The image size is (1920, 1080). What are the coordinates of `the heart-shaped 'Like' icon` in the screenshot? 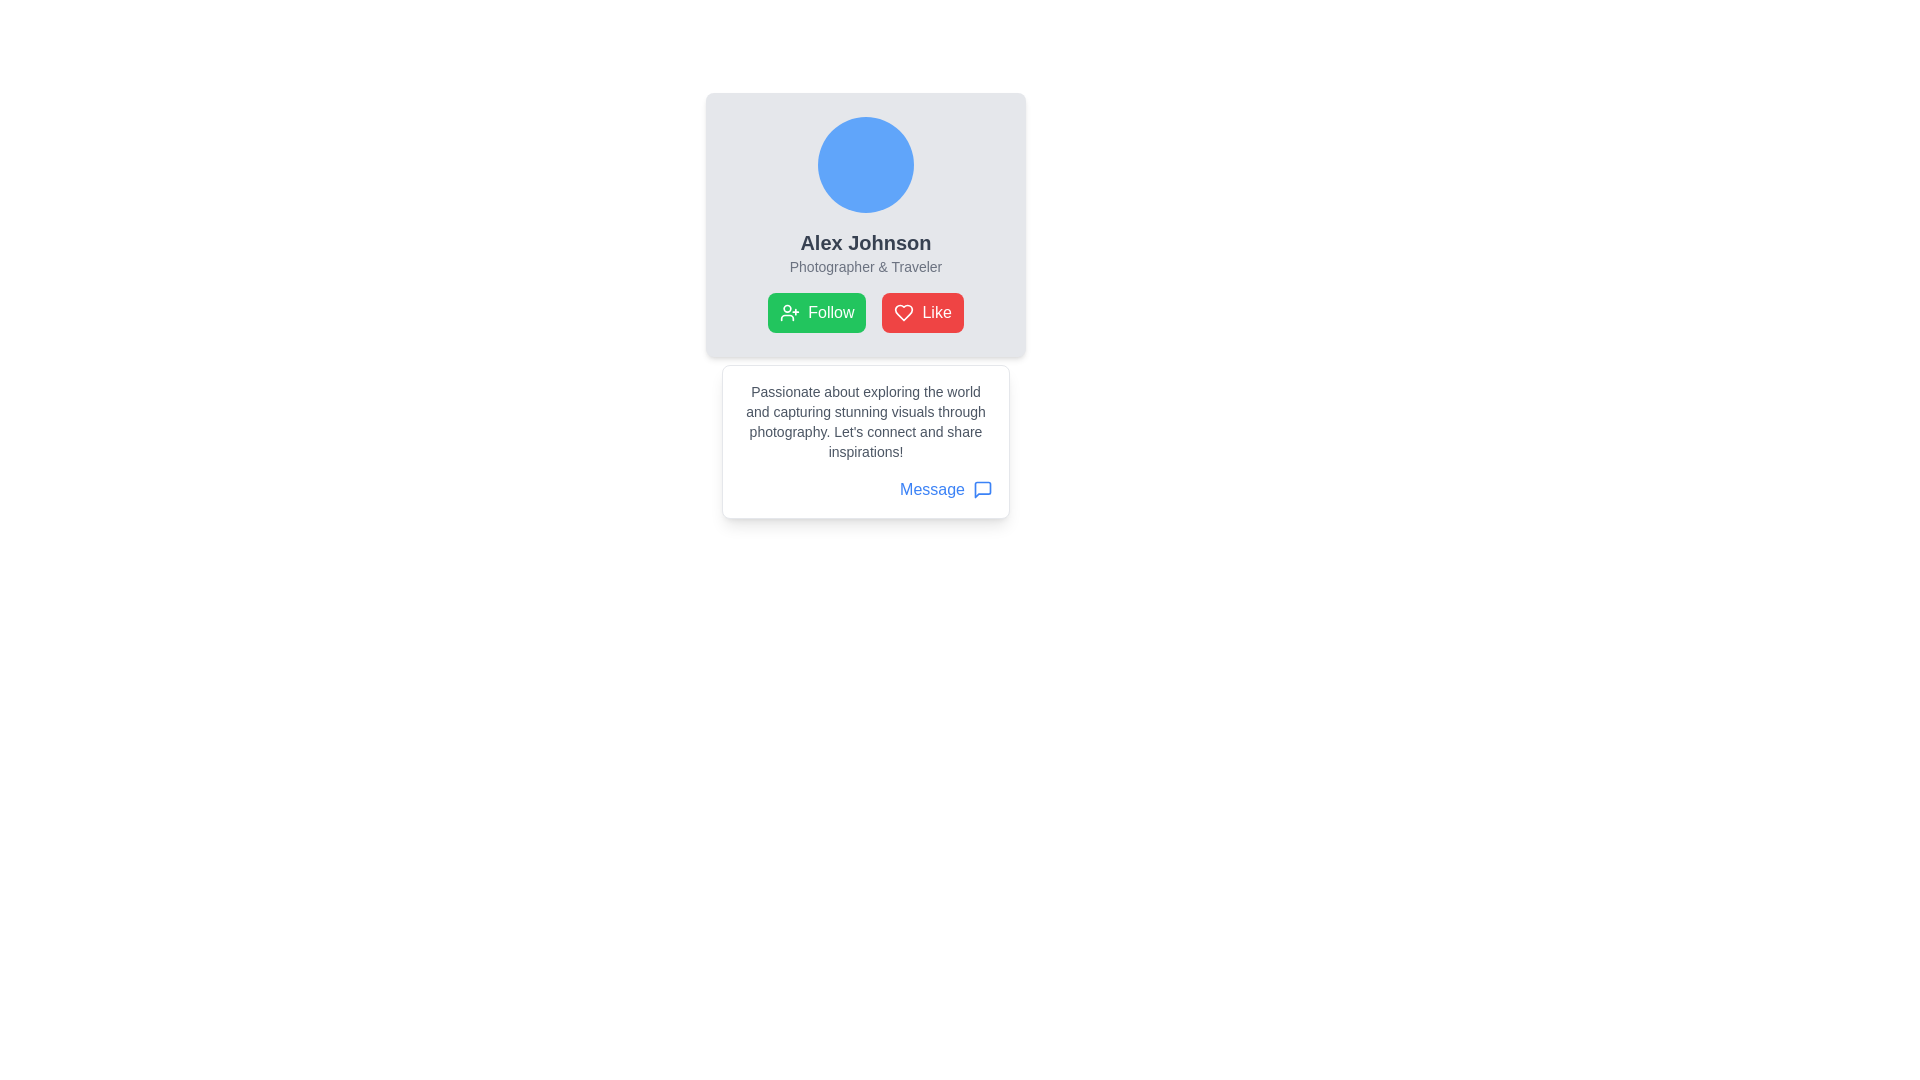 It's located at (903, 312).